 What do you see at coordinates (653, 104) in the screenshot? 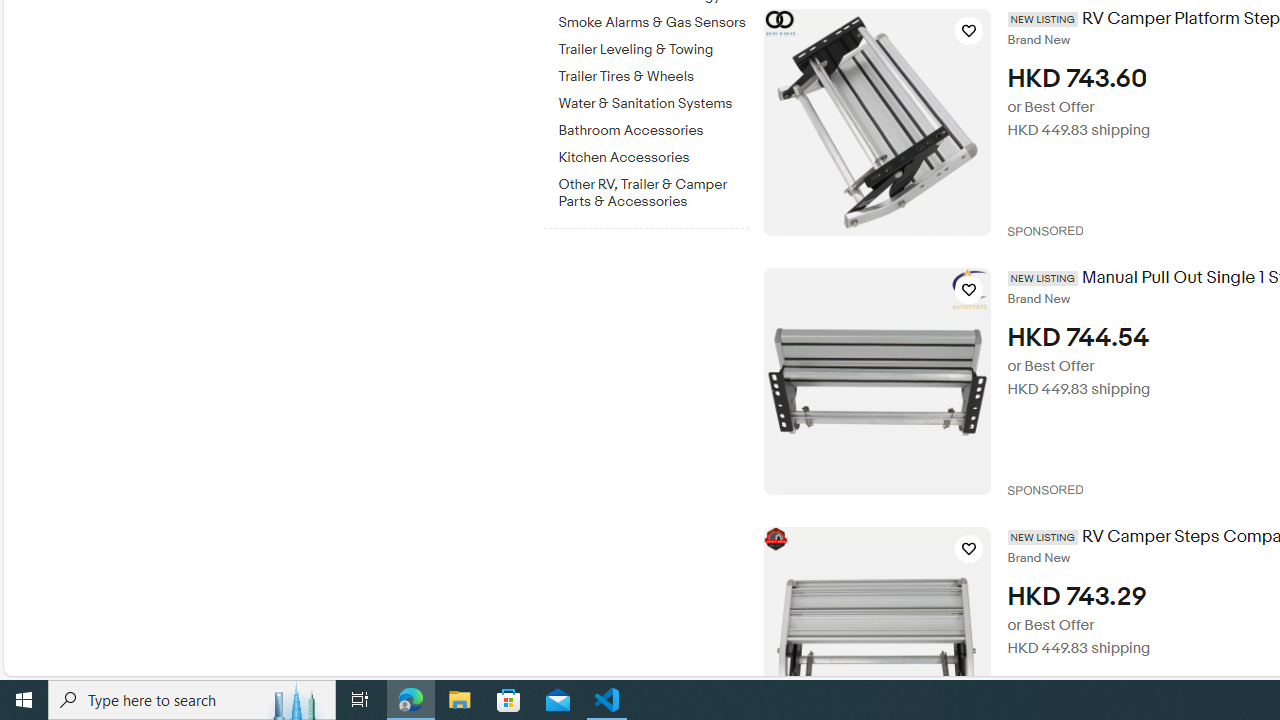
I see `'Water & Sanitation Systems'` at bounding box center [653, 104].